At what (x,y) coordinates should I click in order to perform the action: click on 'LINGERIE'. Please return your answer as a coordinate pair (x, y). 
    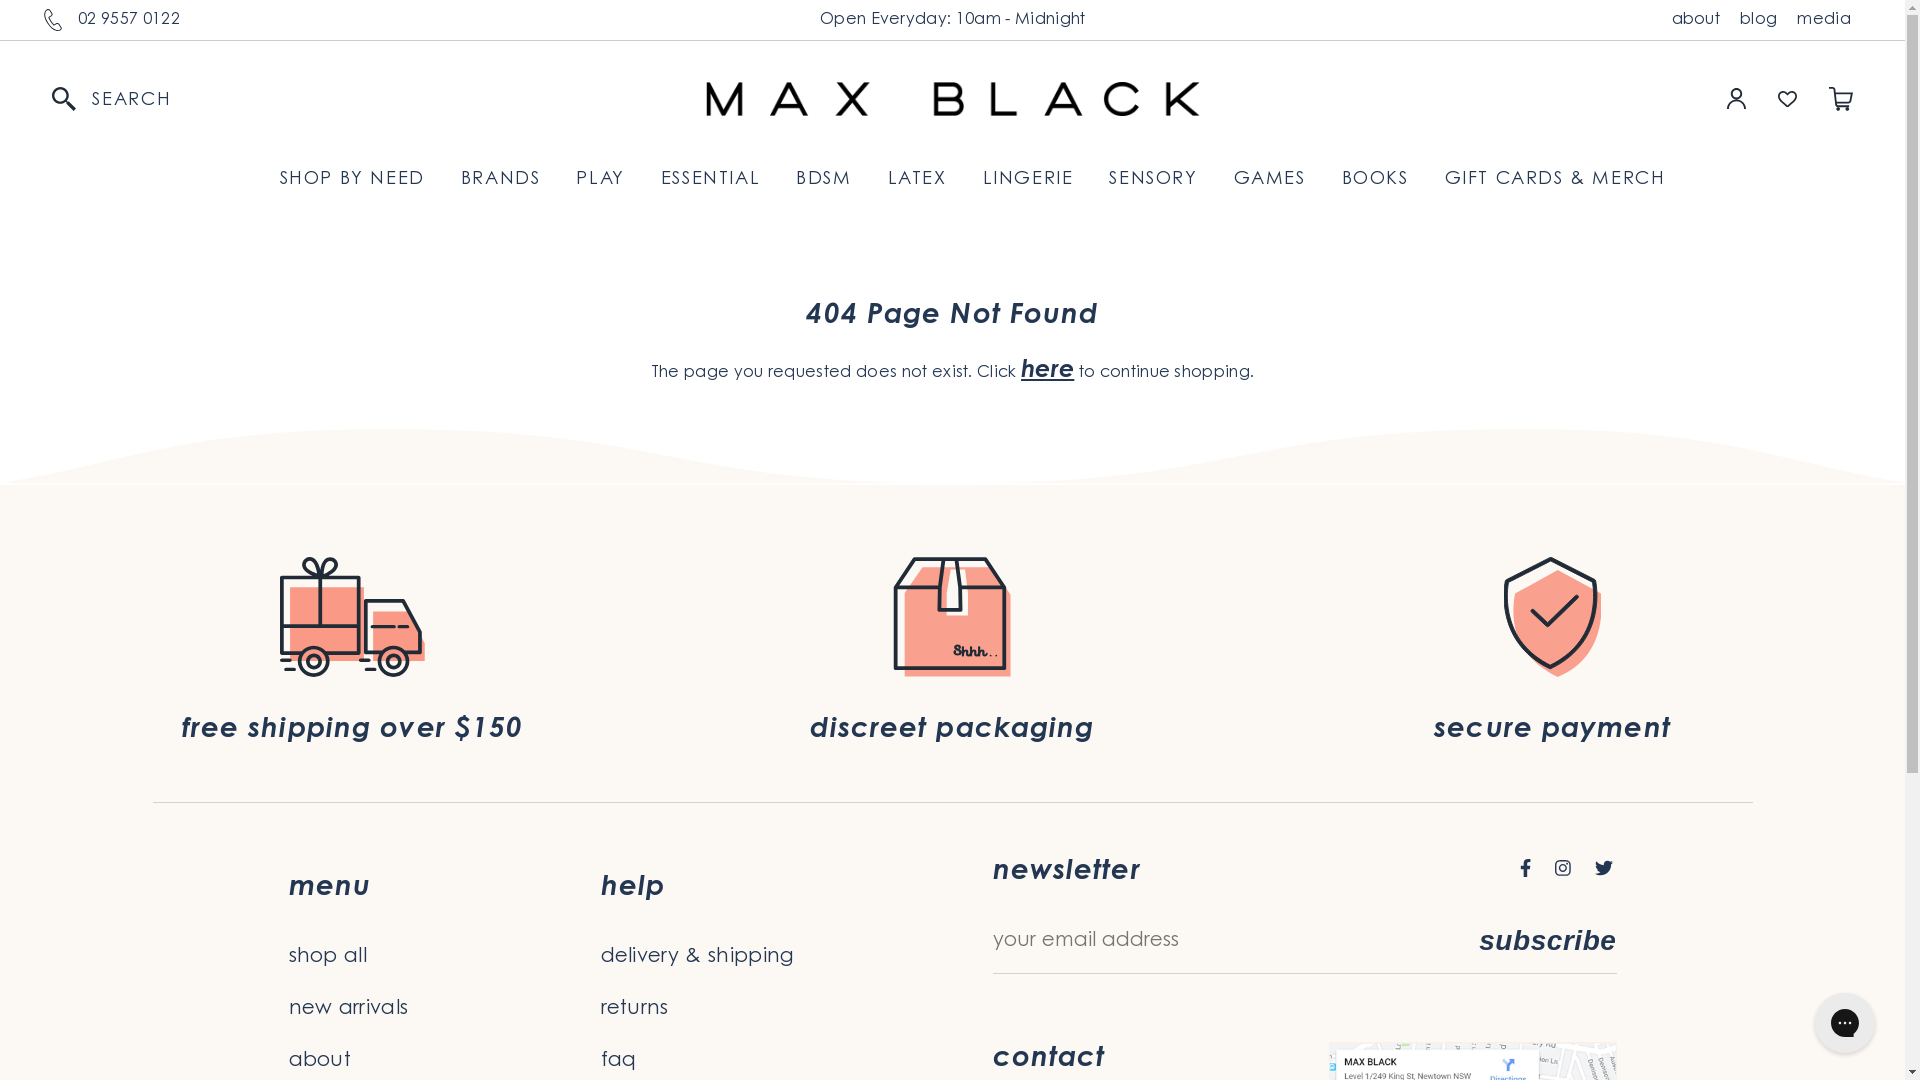
    Looking at the image, I should click on (1028, 180).